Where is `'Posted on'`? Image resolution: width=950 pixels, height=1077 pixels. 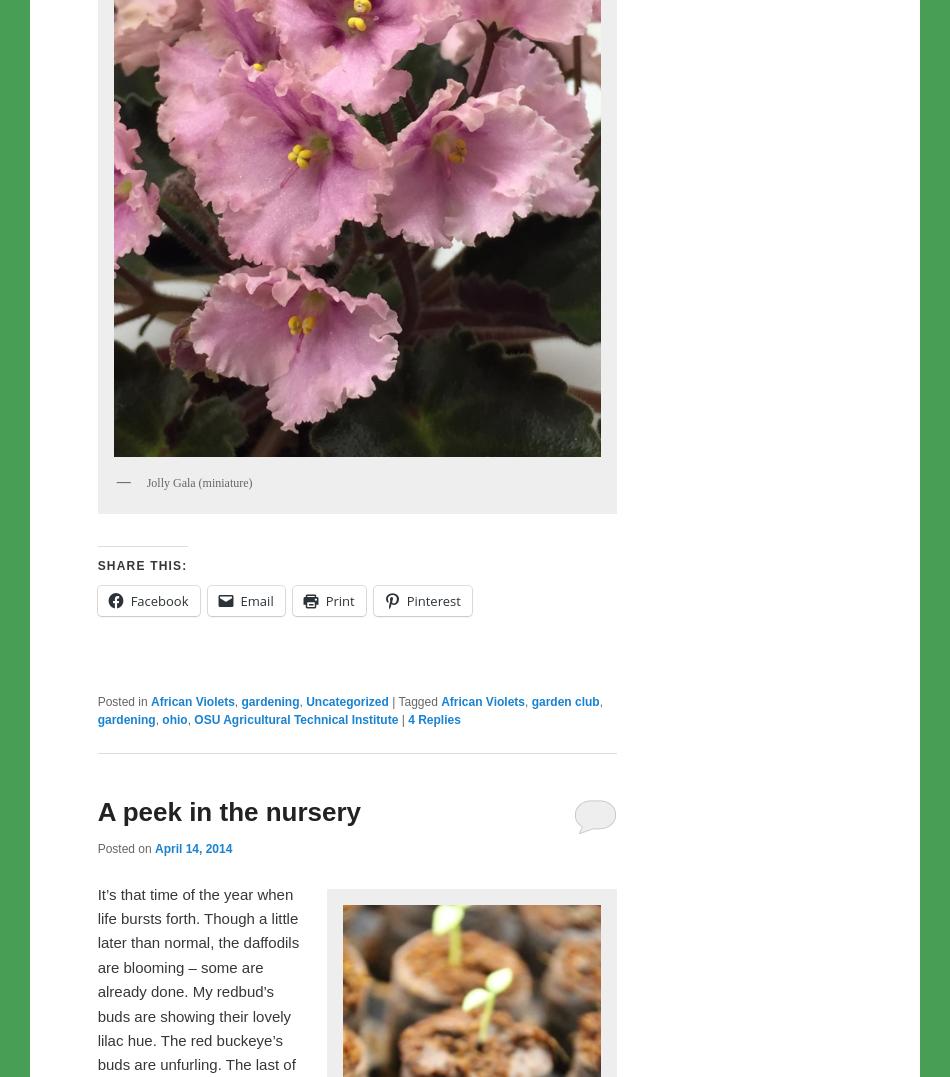 'Posted on' is located at coordinates (125, 847).